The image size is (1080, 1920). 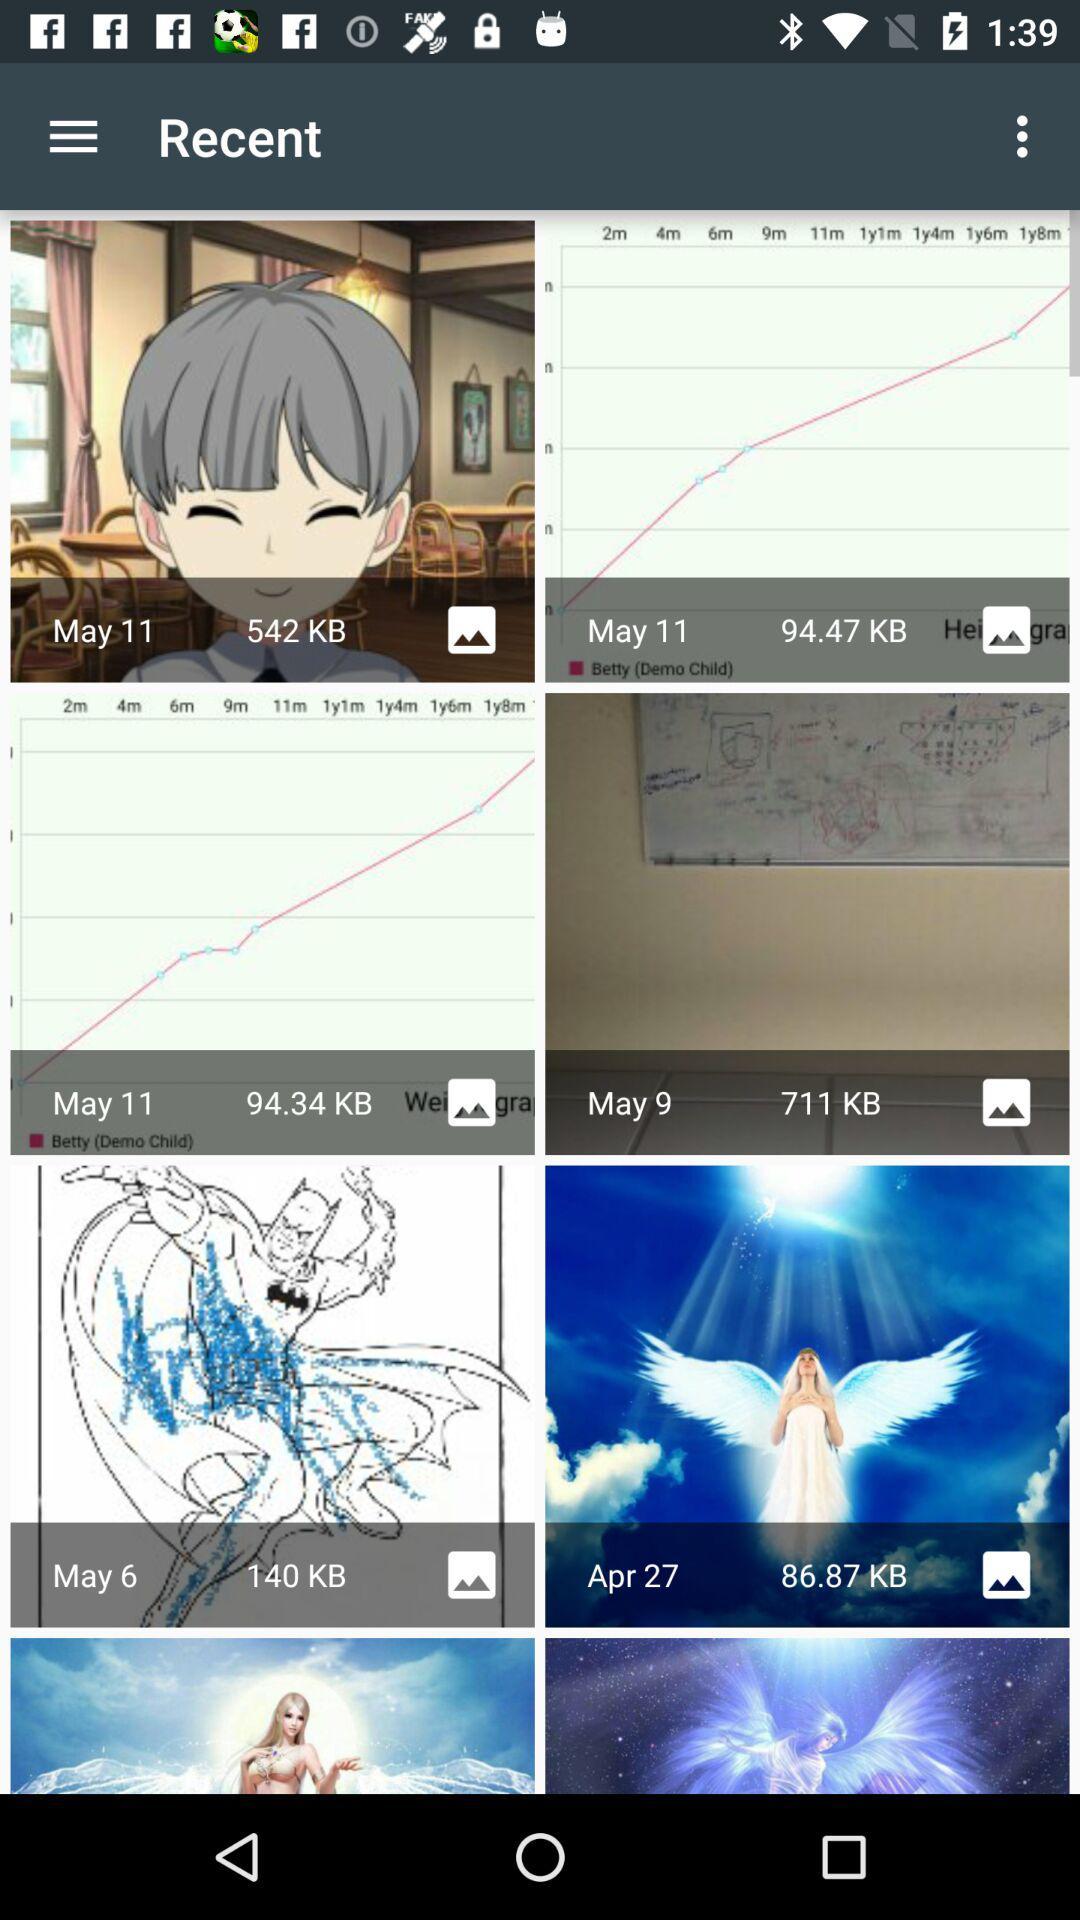 I want to click on the icon next to recent, so click(x=72, y=135).